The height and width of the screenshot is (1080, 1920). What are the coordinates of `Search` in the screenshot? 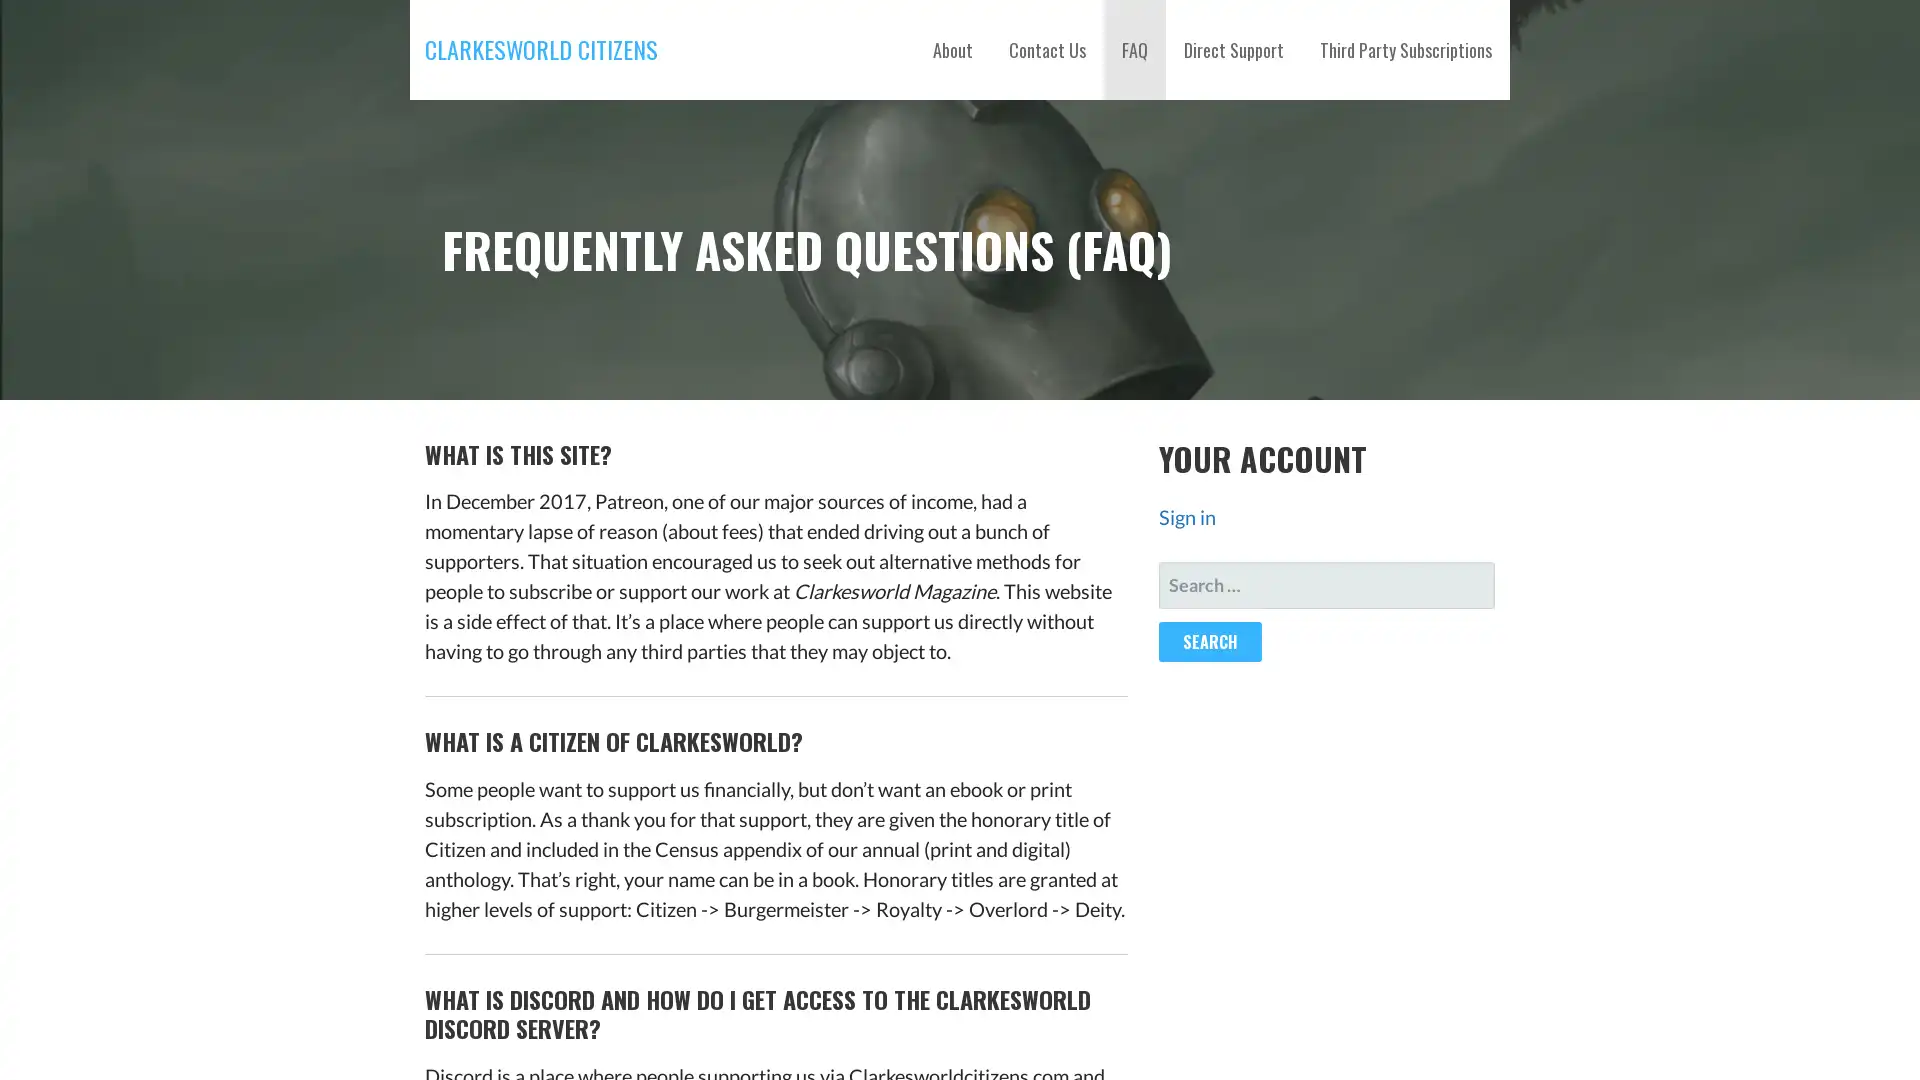 It's located at (1208, 641).